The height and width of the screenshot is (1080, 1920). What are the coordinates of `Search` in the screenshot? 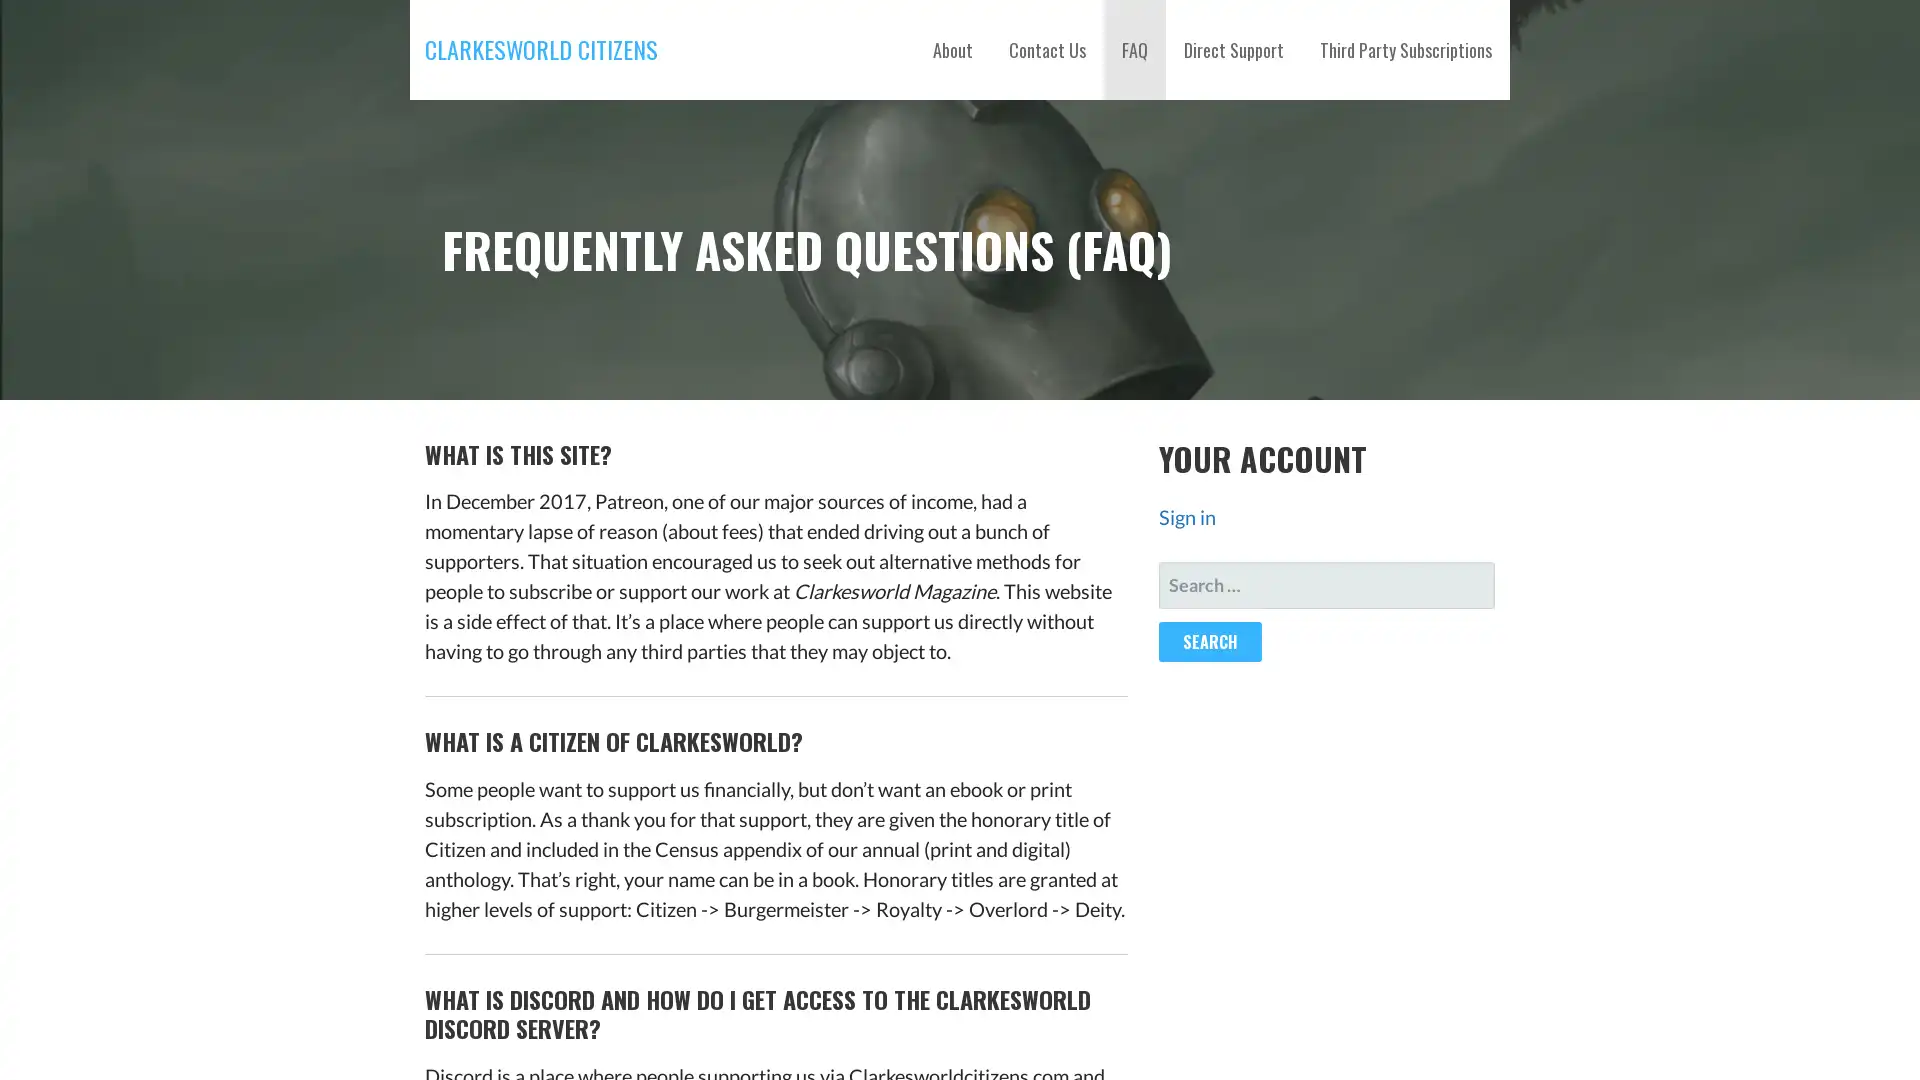 It's located at (1208, 641).